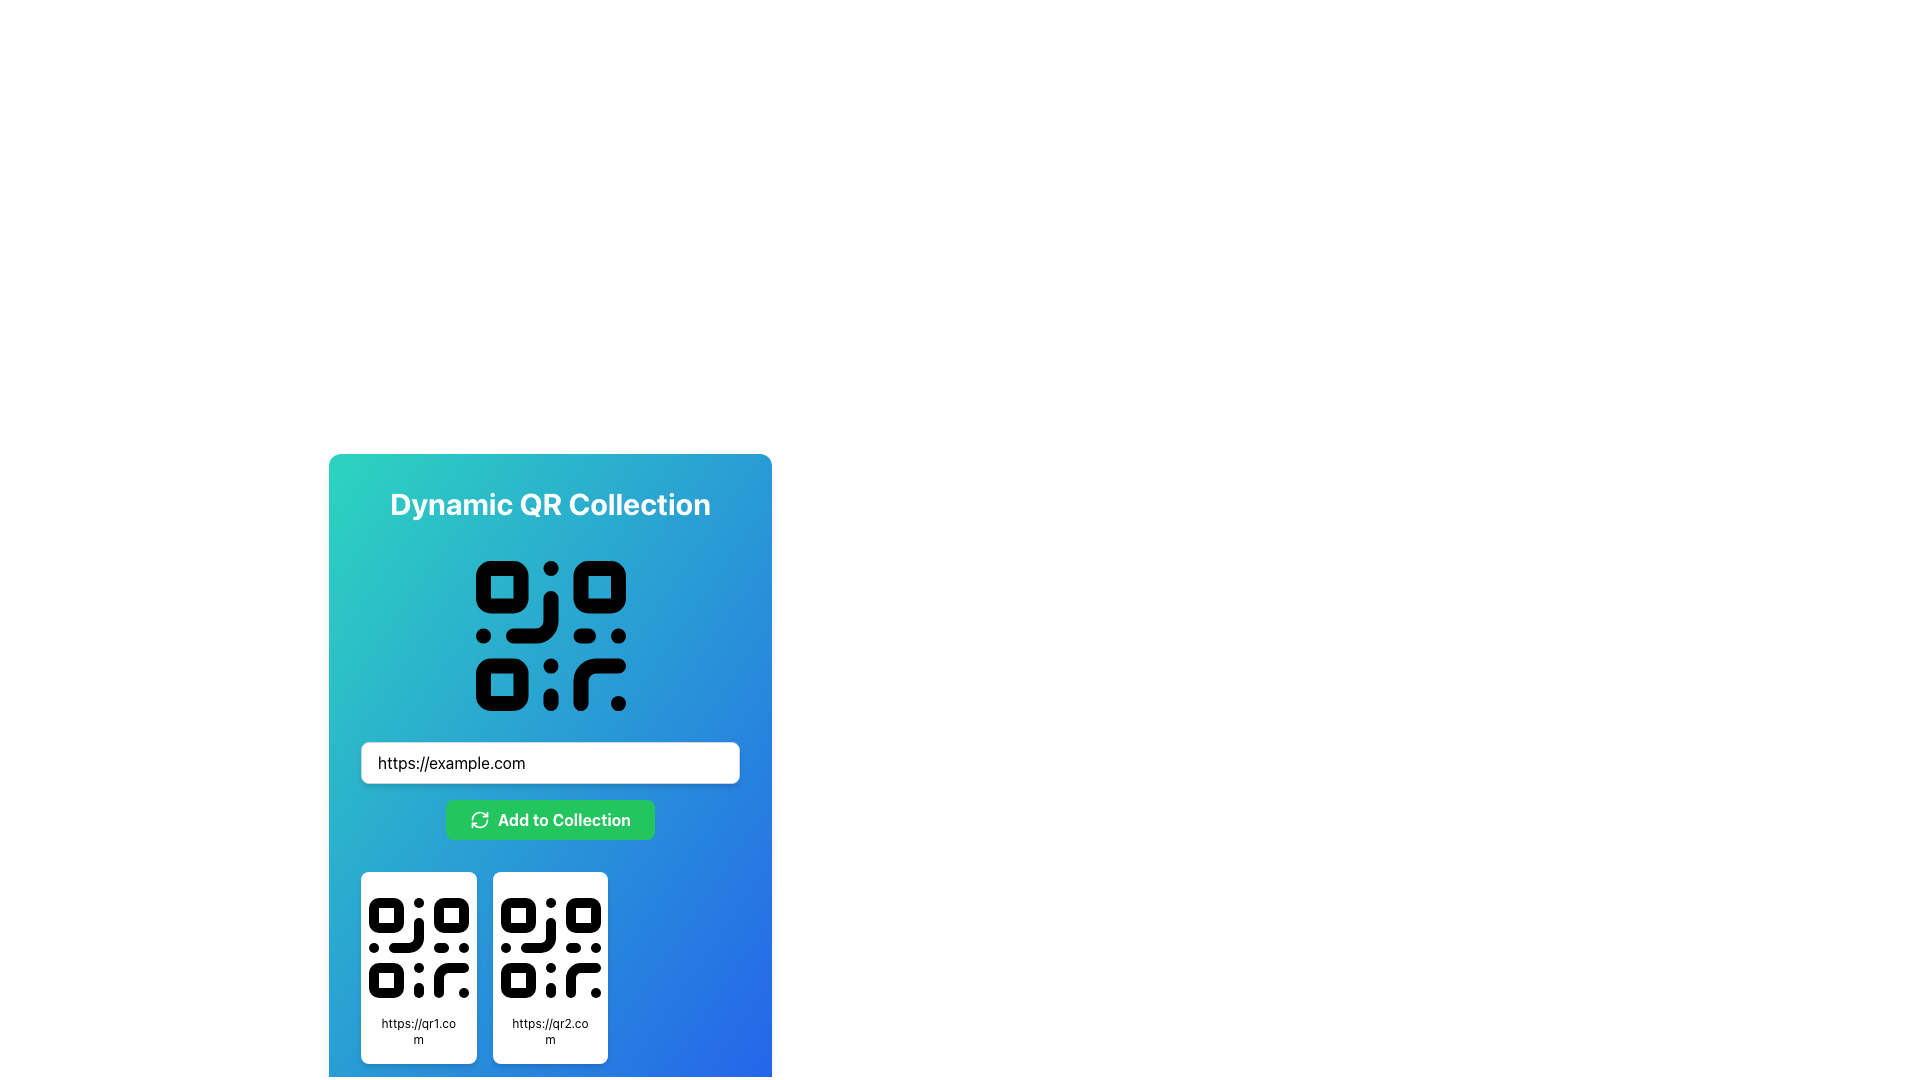 This screenshot has width=1920, height=1080. I want to click on the QR code on the Content card with the URL 'https://qr2.com' located in the 'Dynamic QR Collection' section by clicking on it, so click(550, 967).